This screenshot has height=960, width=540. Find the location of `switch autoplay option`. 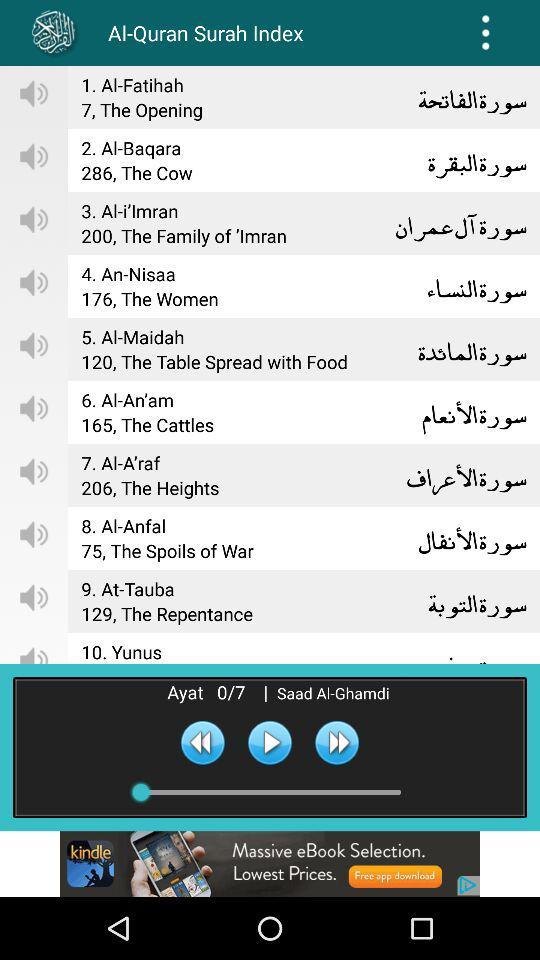

switch autoplay option is located at coordinates (270, 741).